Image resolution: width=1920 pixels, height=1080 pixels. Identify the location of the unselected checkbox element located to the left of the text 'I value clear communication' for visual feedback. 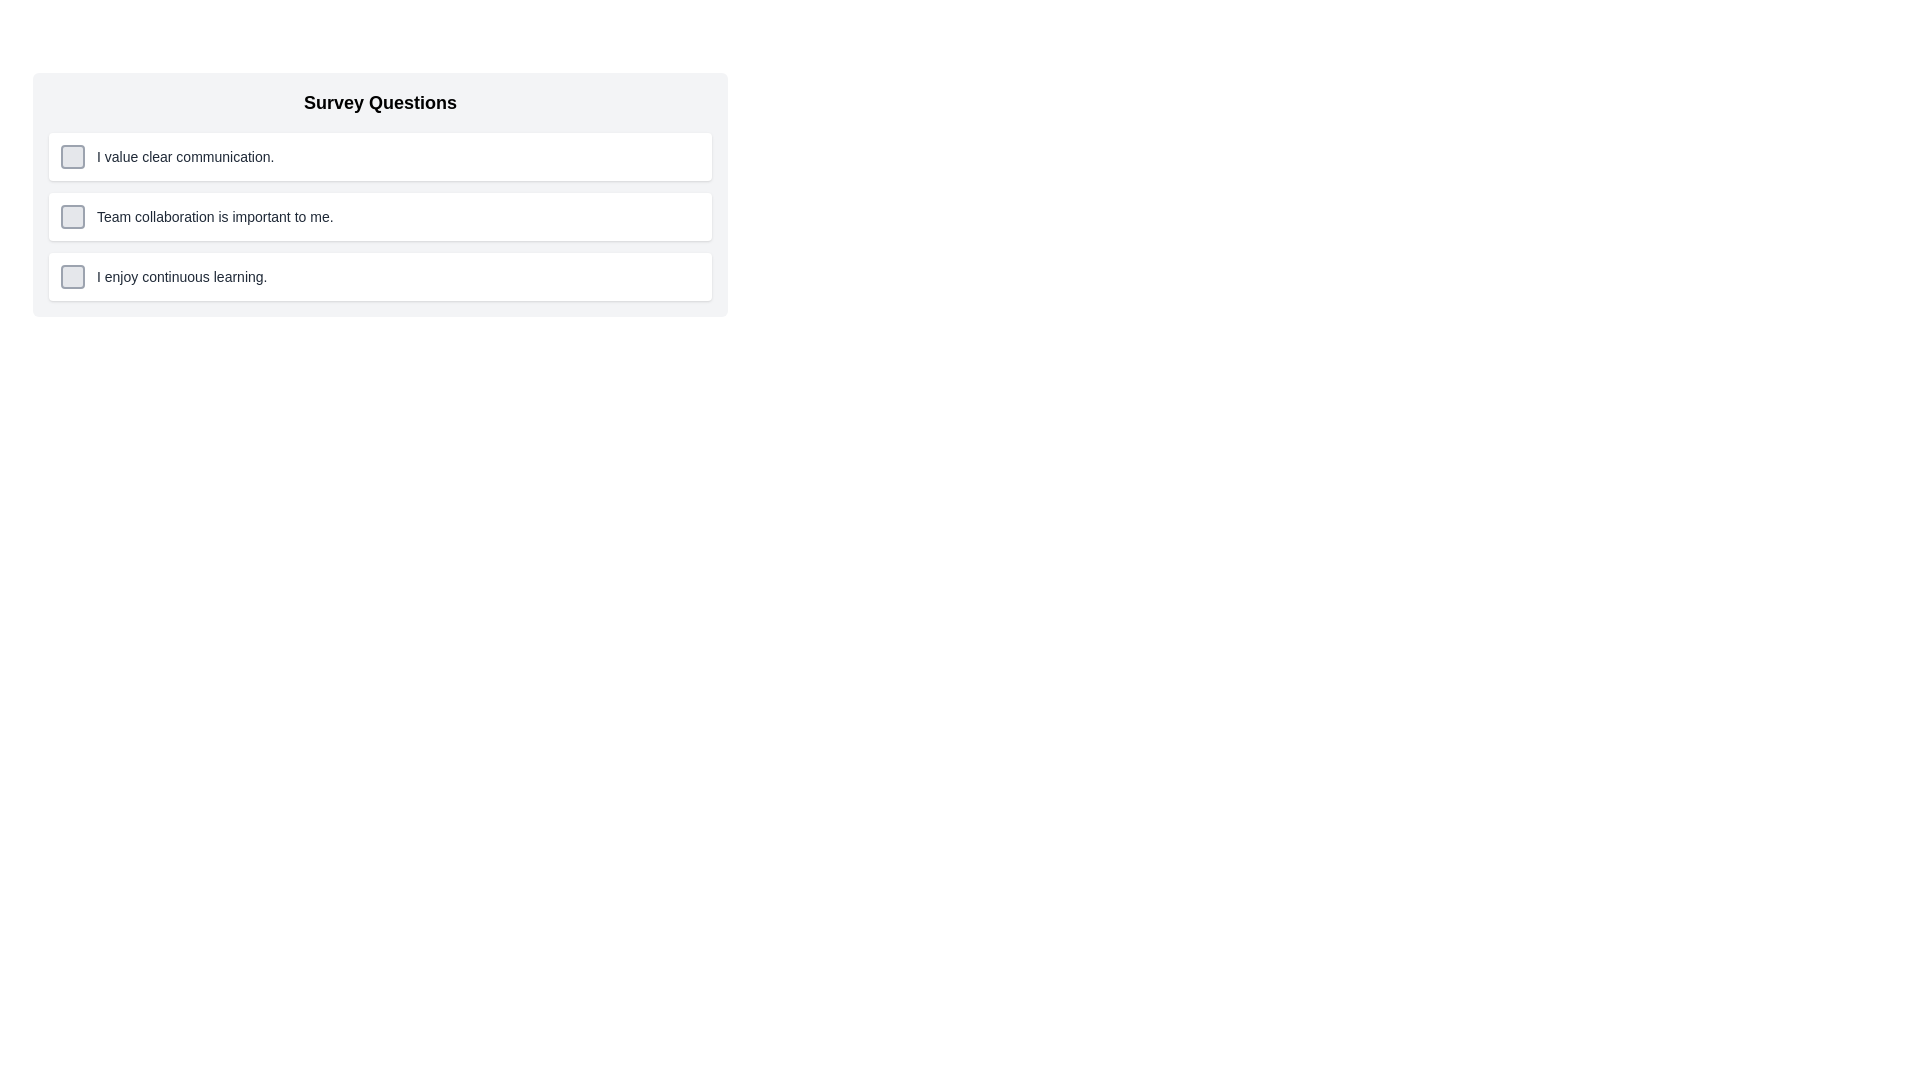
(72, 156).